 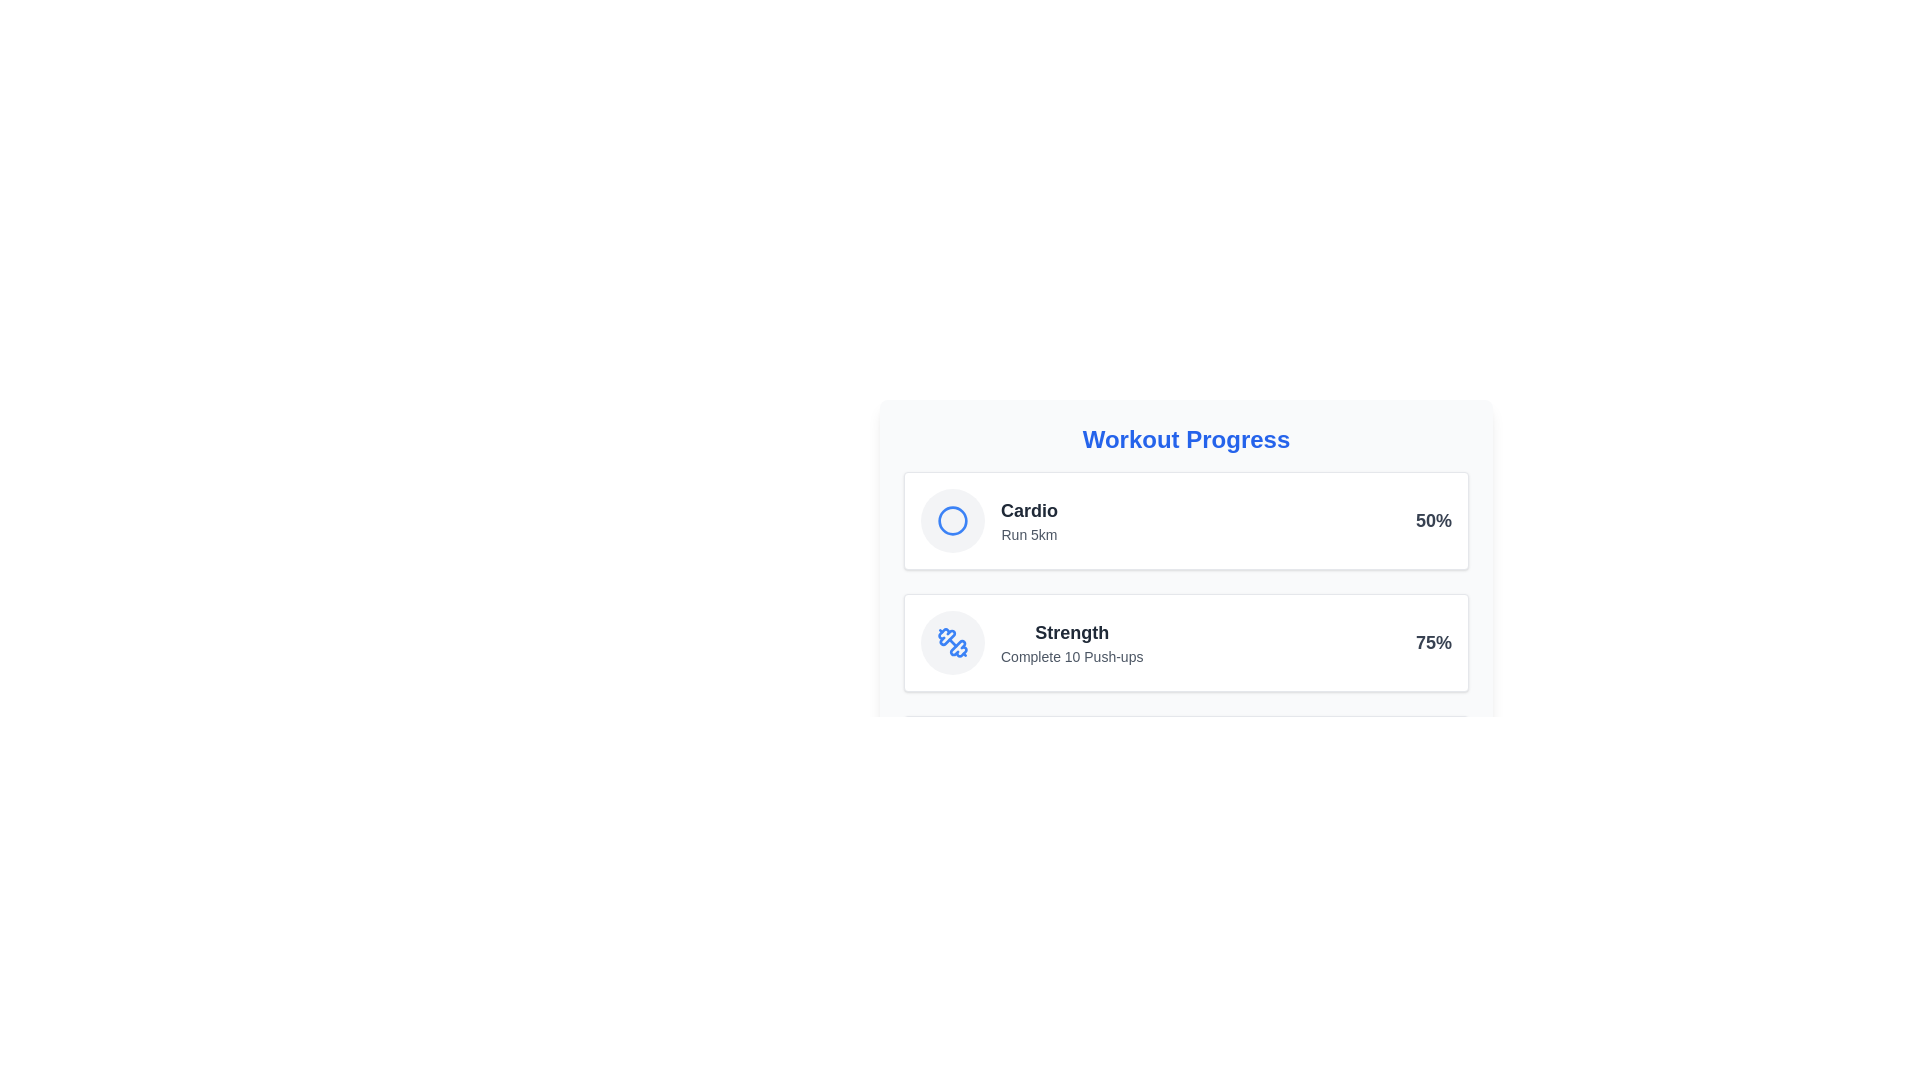 What do you see at coordinates (952, 519) in the screenshot?
I see `the circle icon representing the 'Cardio' entry in the 'Workout Progress' list` at bounding box center [952, 519].